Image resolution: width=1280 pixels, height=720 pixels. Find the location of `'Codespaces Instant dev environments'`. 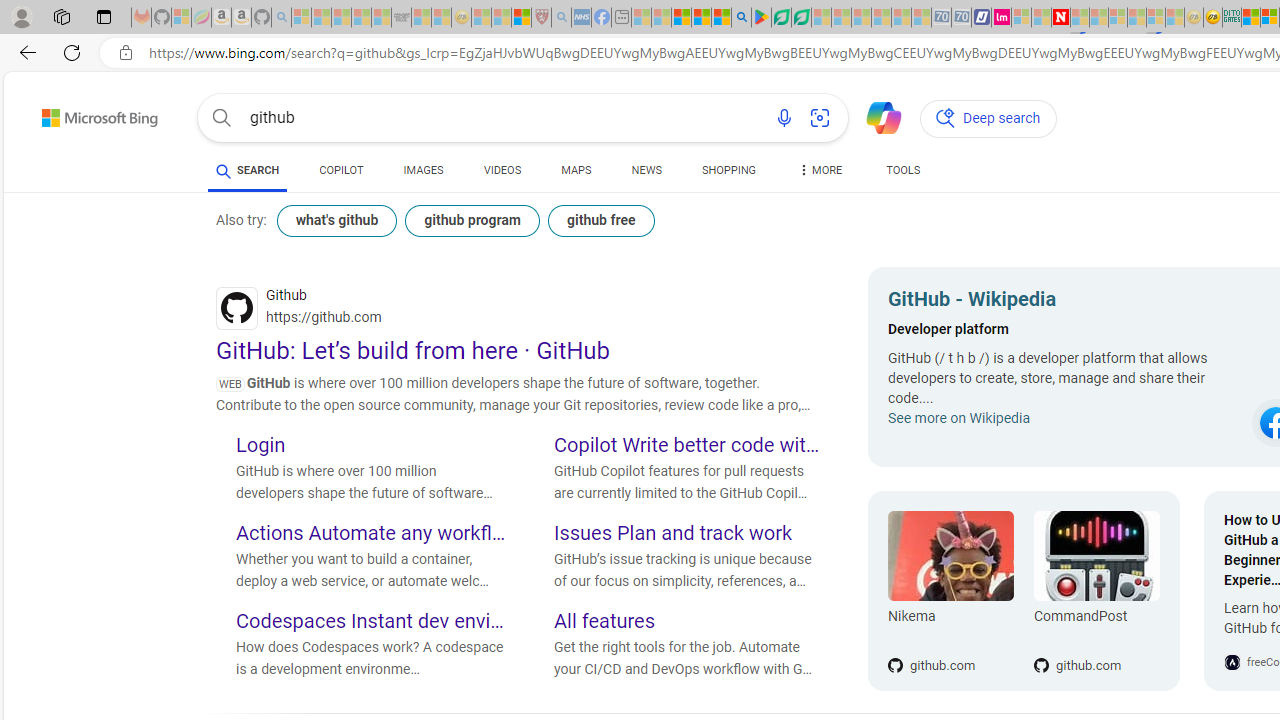

'Codespaces Instant dev environments' is located at coordinates (370, 622).